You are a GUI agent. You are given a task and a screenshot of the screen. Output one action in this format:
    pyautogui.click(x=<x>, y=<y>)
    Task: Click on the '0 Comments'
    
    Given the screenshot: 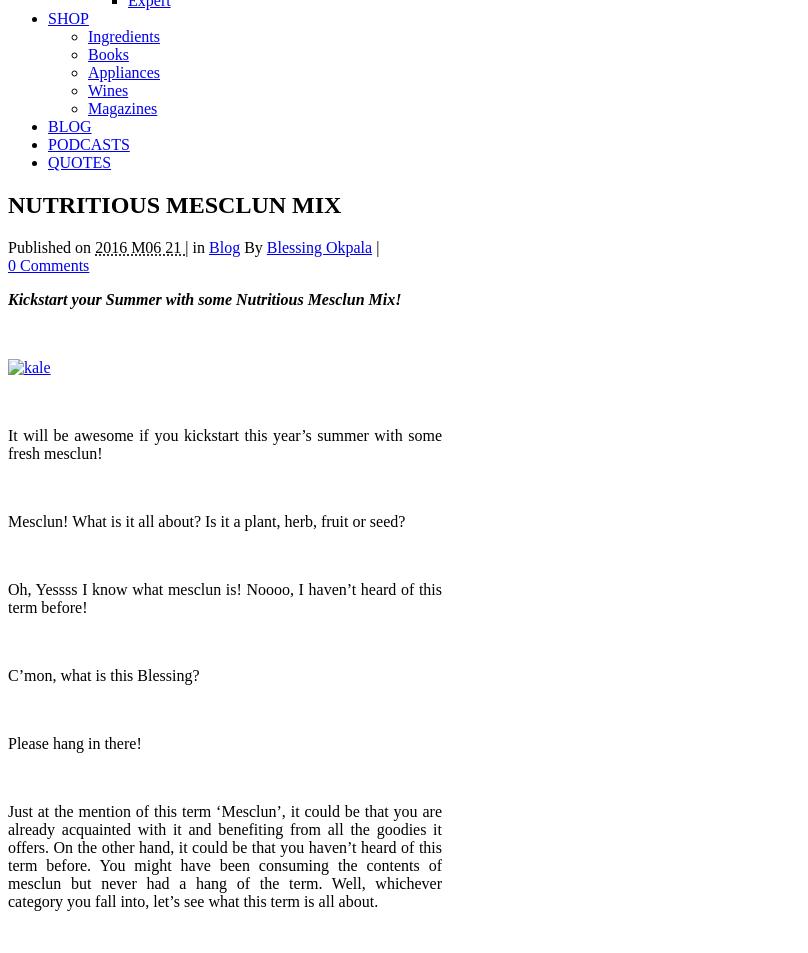 What is the action you would take?
    pyautogui.click(x=48, y=264)
    